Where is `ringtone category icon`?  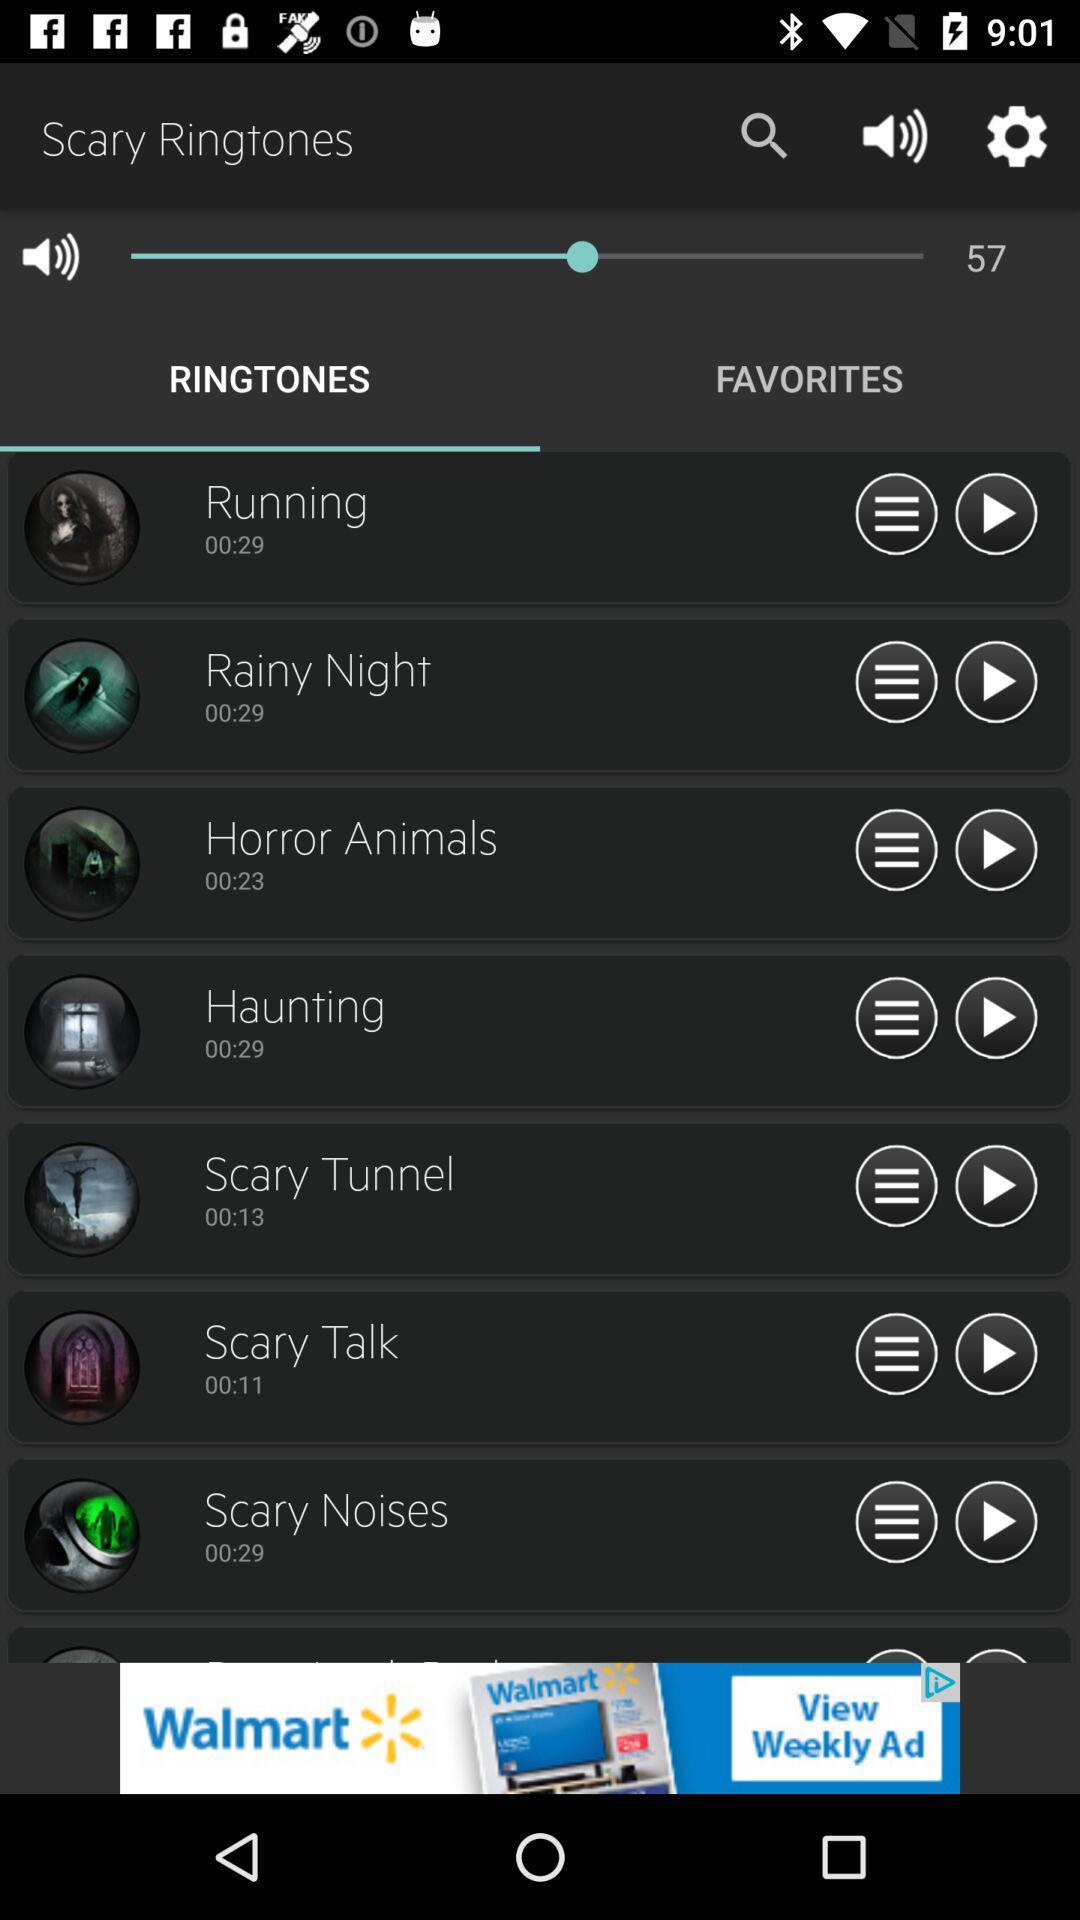
ringtone category icon is located at coordinates (80, 864).